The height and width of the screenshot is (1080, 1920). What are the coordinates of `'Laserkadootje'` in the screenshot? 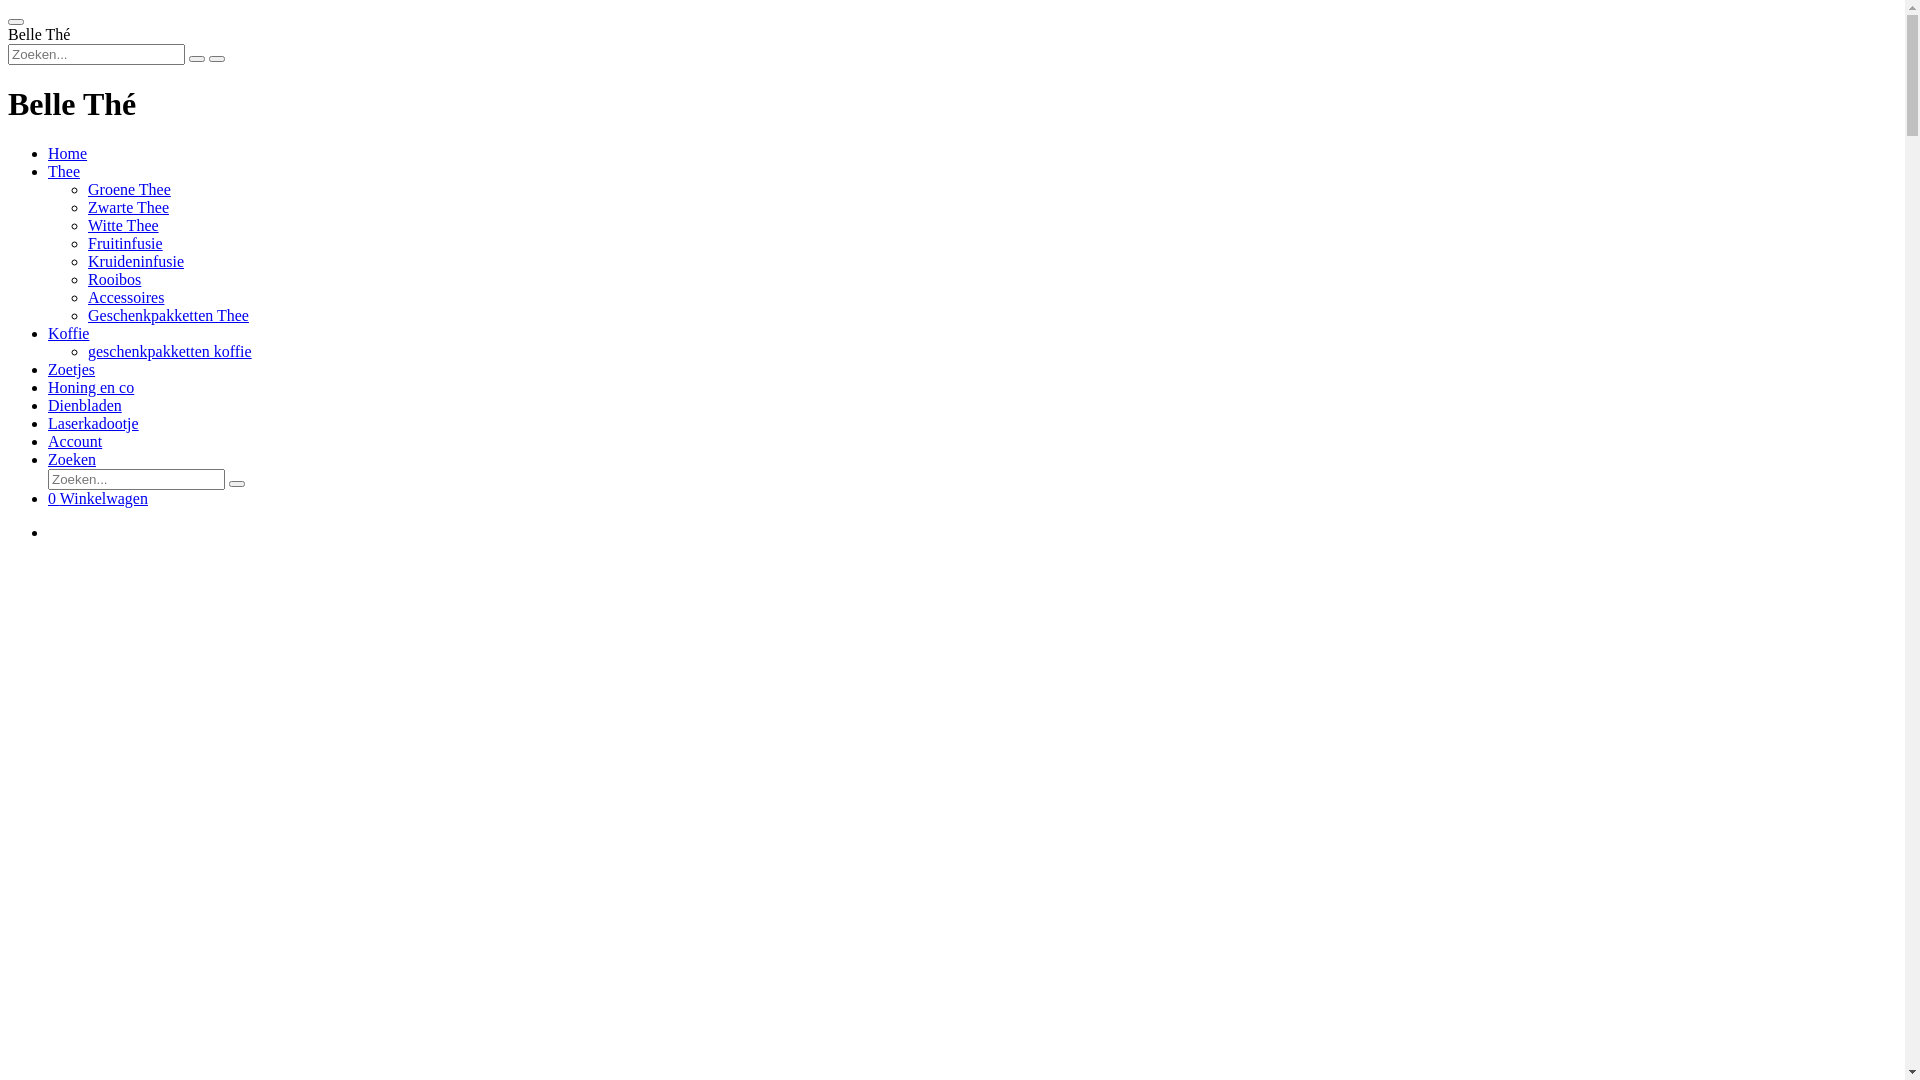 It's located at (92, 422).